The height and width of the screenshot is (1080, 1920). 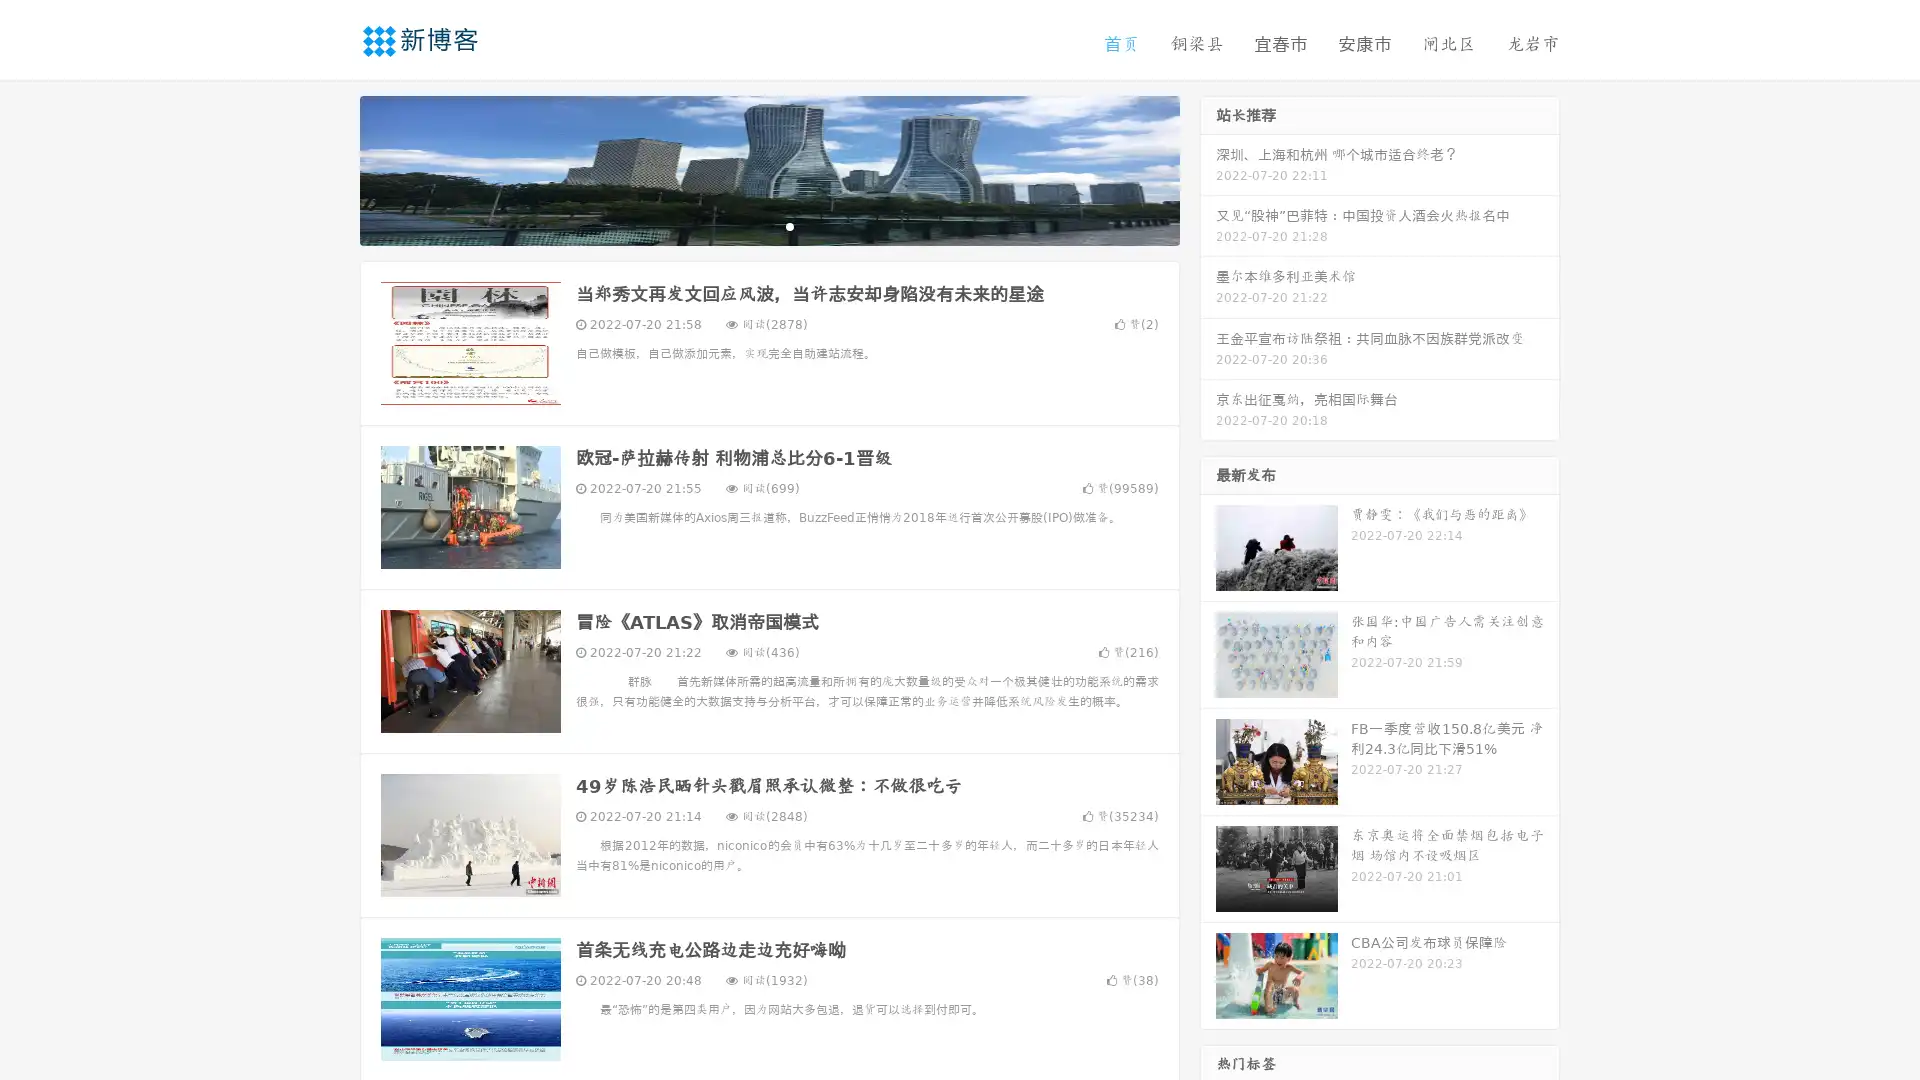 What do you see at coordinates (789, 225) in the screenshot?
I see `Go to slide 3` at bounding box center [789, 225].